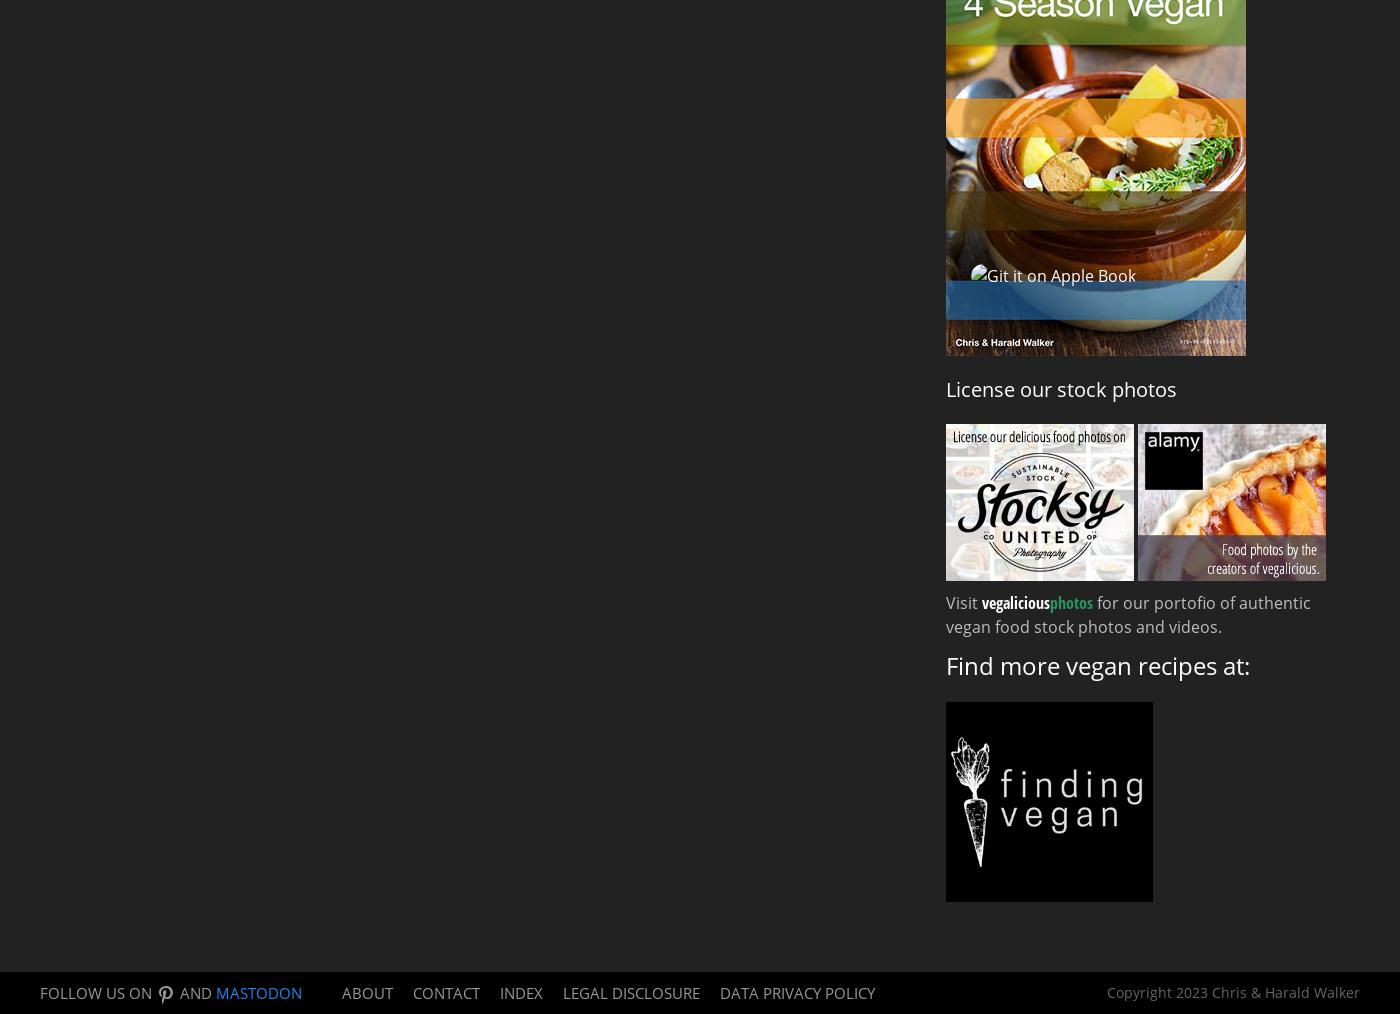 The height and width of the screenshot is (1014, 1400). I want to click on 'Visit', so click(964, 602).